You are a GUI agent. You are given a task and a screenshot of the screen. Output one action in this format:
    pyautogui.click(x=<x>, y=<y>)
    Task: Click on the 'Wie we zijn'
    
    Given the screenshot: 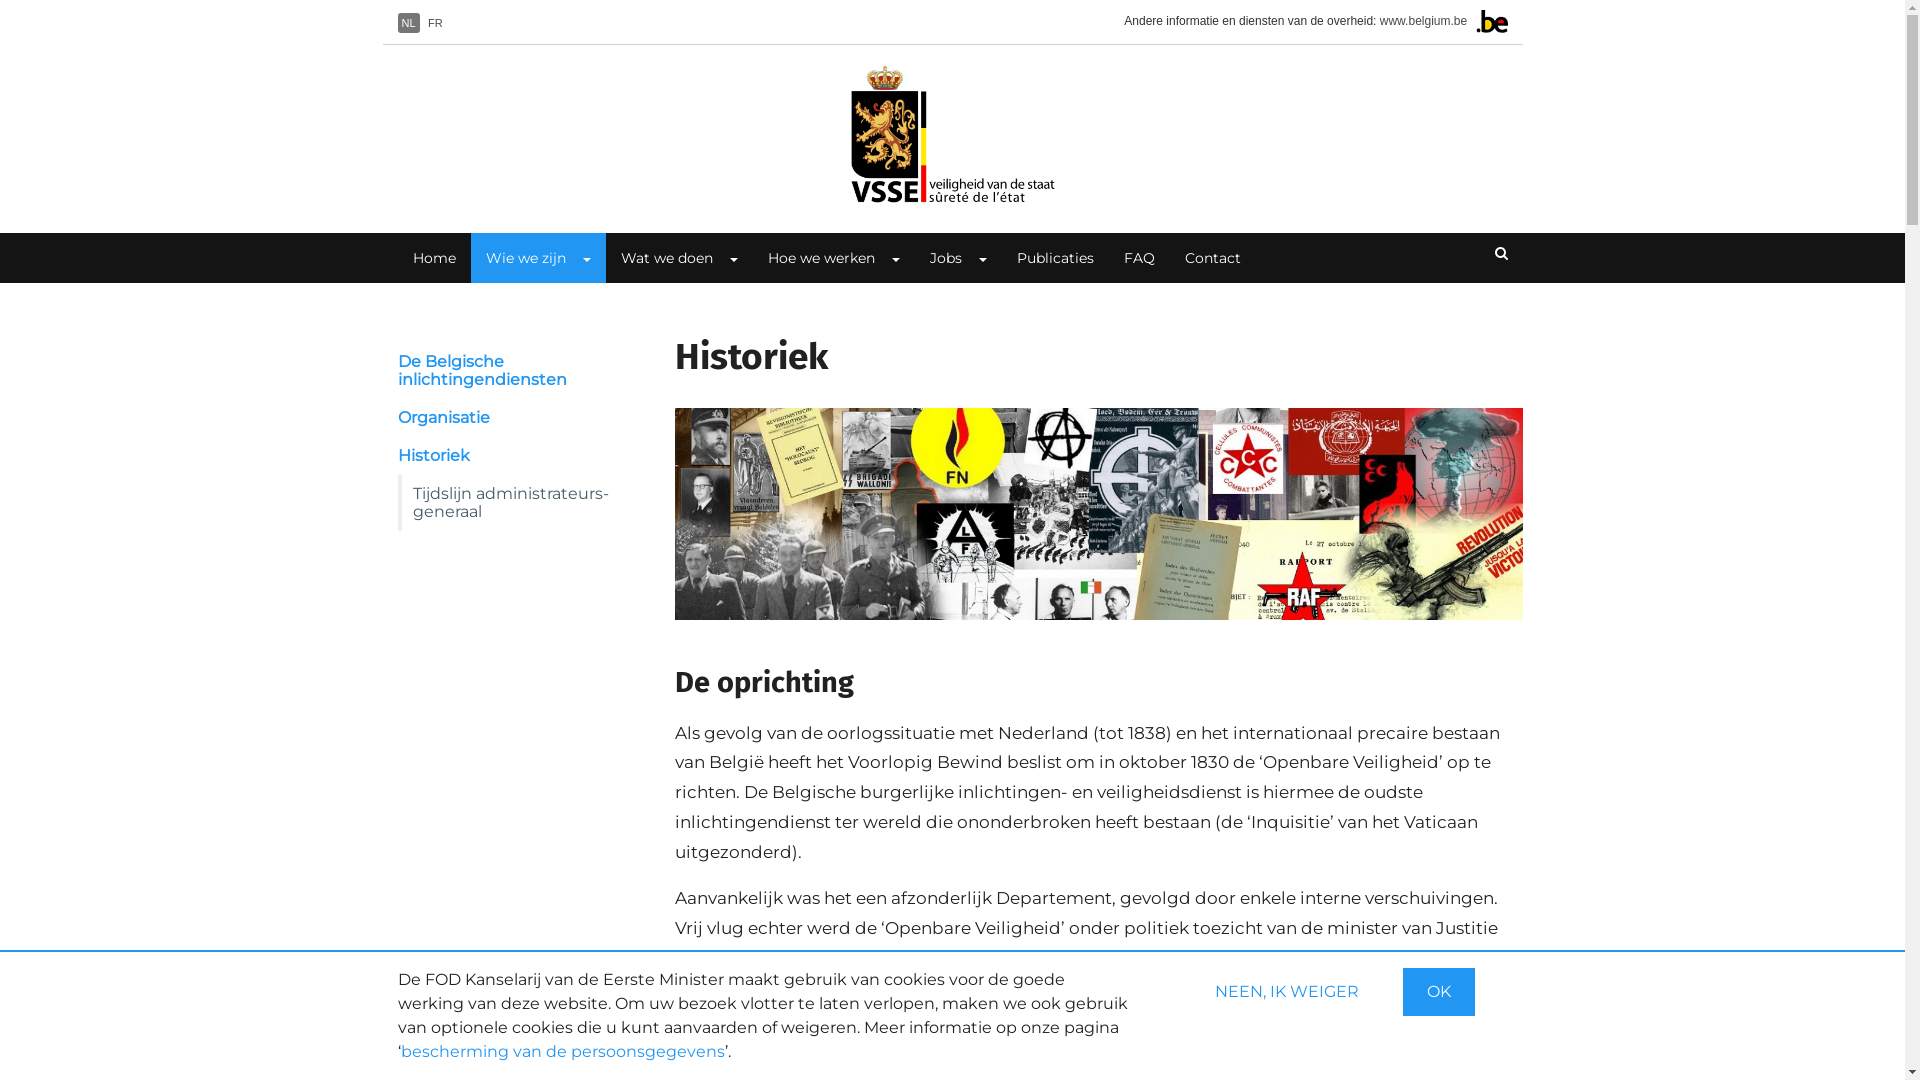 What is the action you would take?
    pyautogui.click(x=517, y=257)
    